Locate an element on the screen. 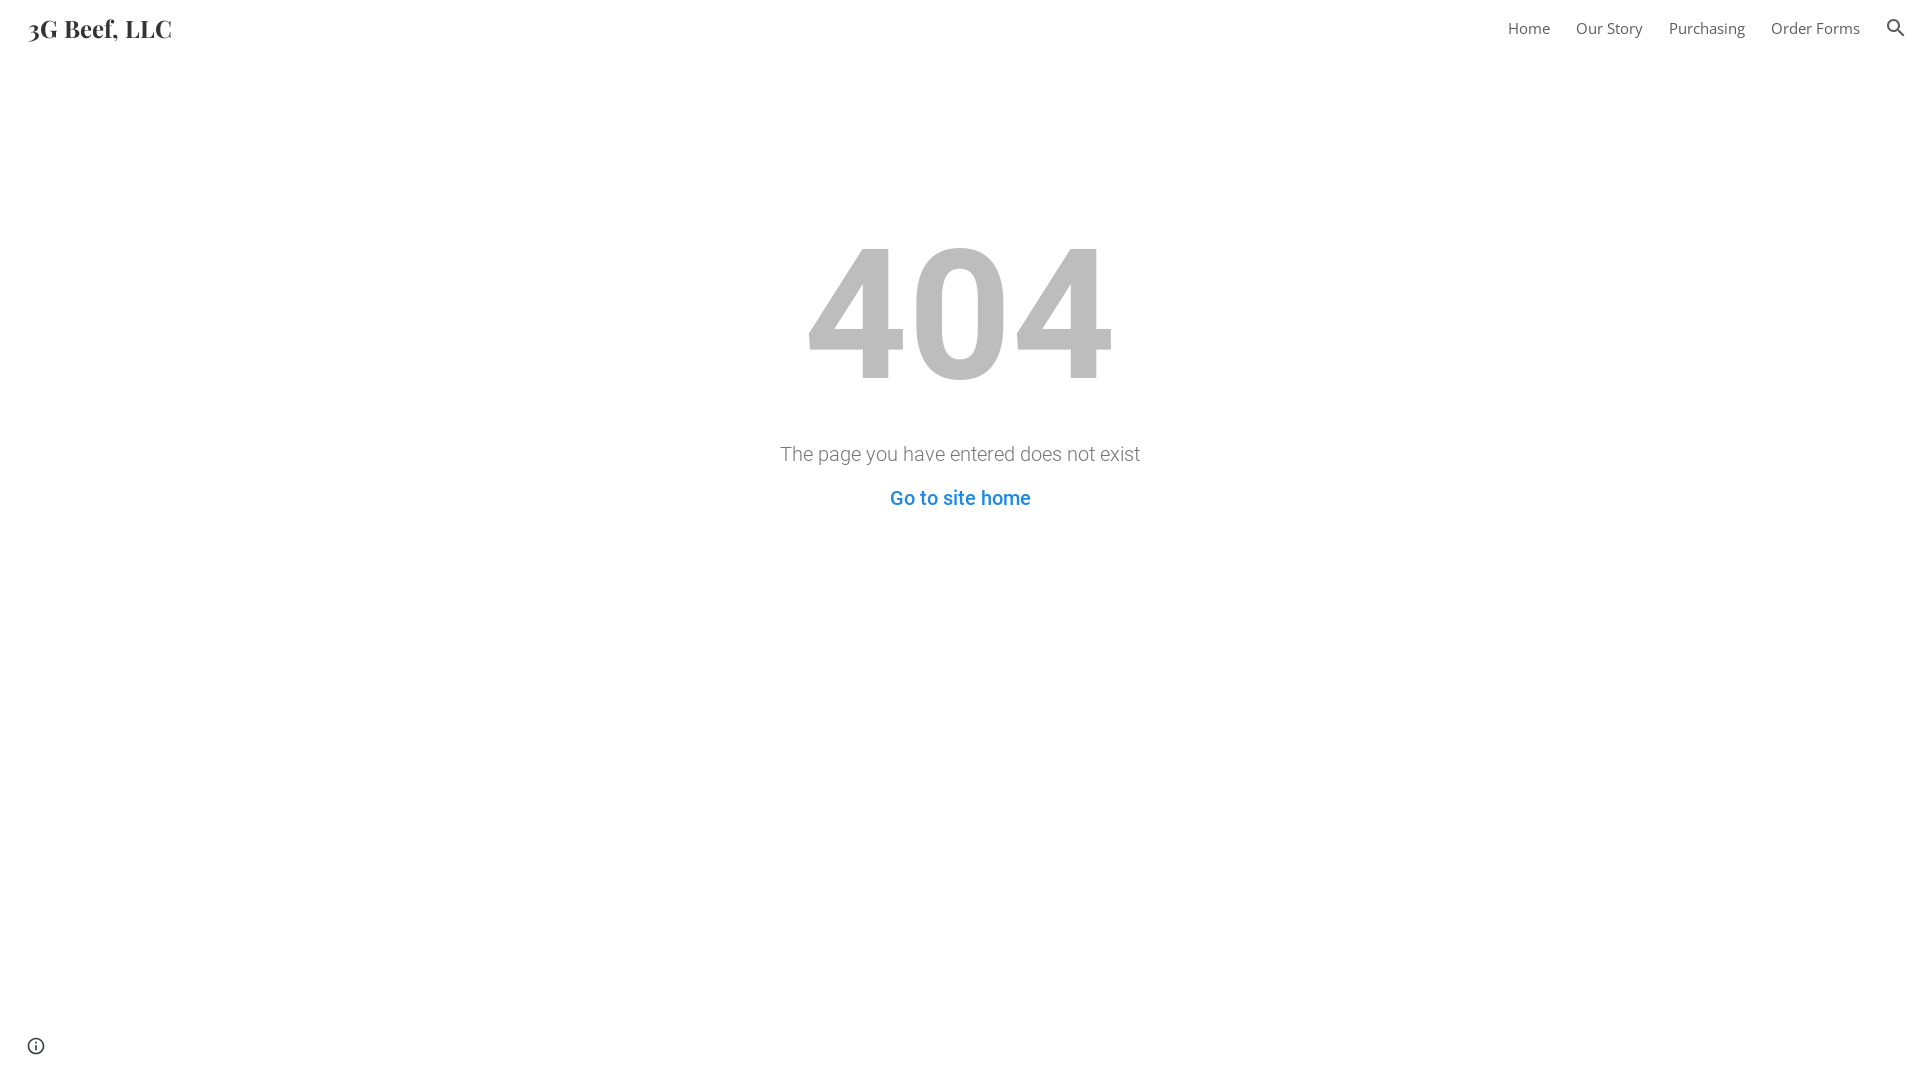  'Home' is located at coordinates (1528, 27).